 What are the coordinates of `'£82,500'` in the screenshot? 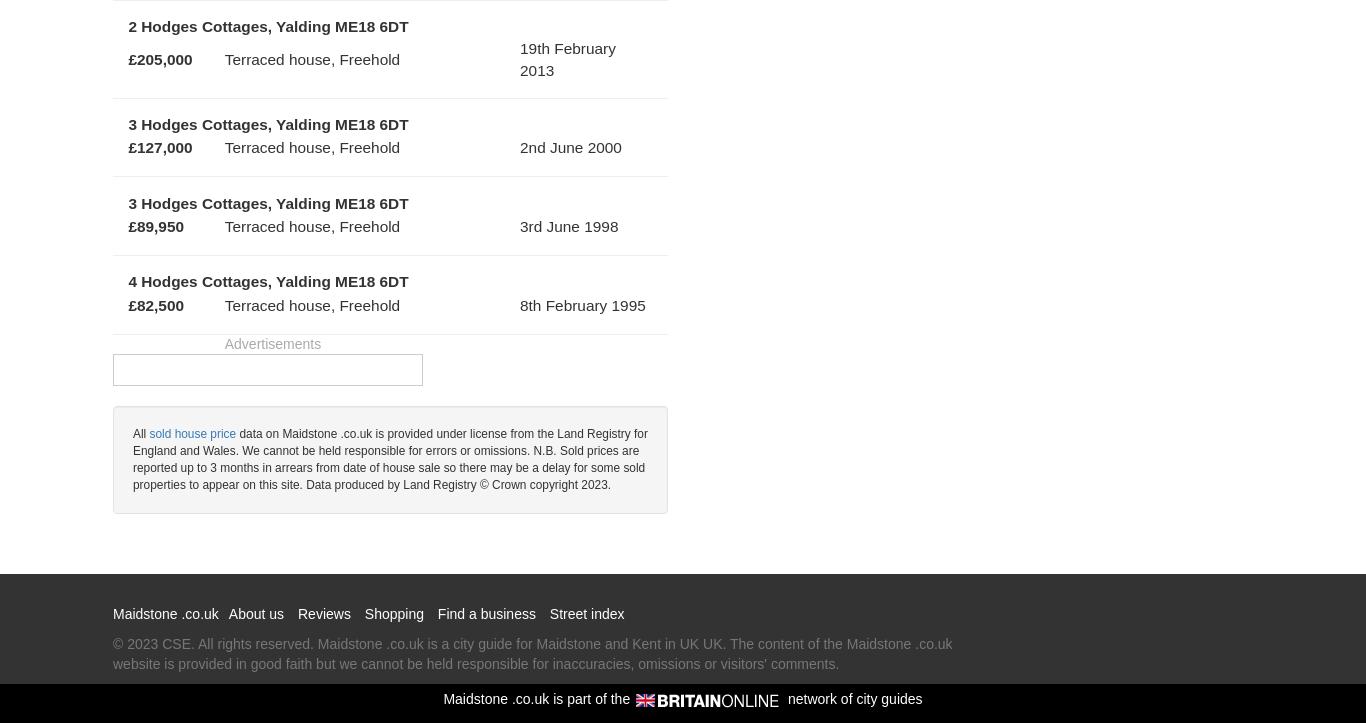 It's located at (154, 304).